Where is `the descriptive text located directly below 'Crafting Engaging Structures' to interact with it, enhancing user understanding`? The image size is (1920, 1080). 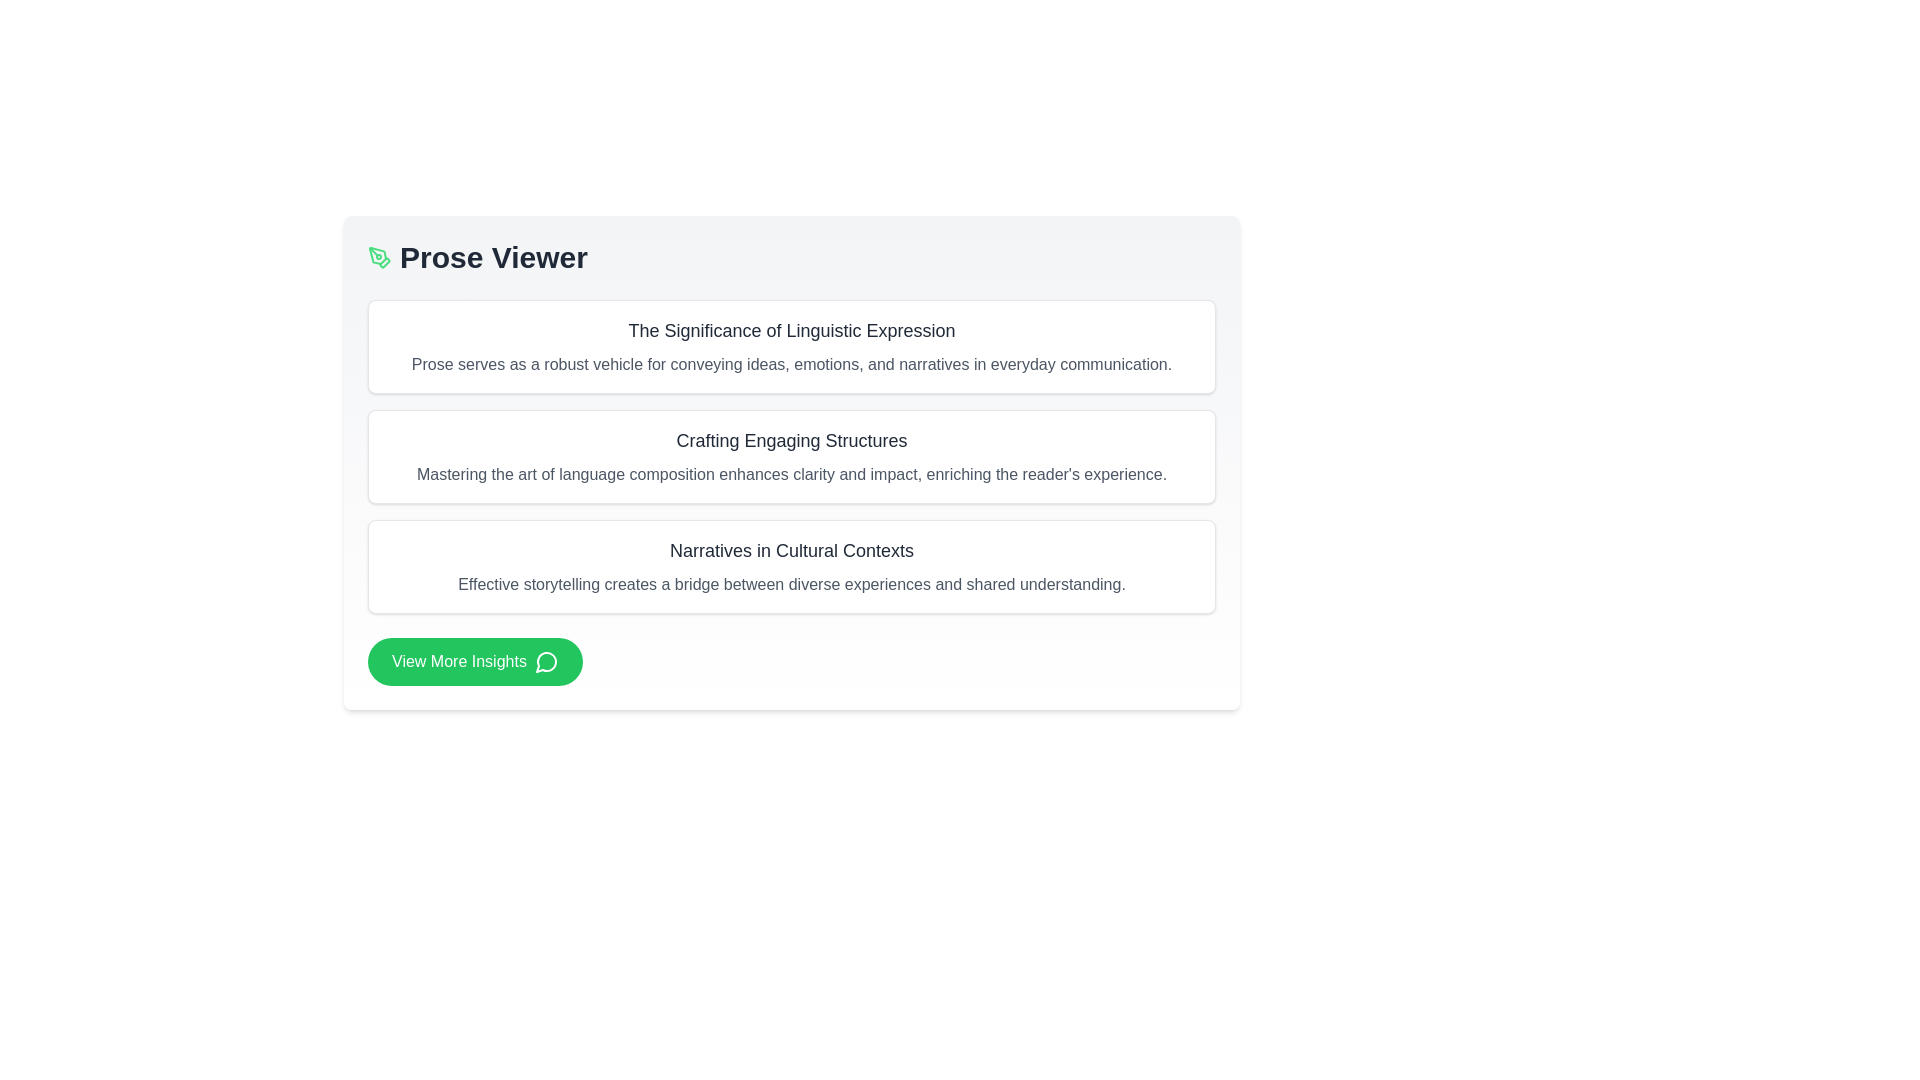
the descriptive text located directly below 'Crafting Engaging Structures' to interact with it, enhancing user understanding is located at coordinates (791, 474).